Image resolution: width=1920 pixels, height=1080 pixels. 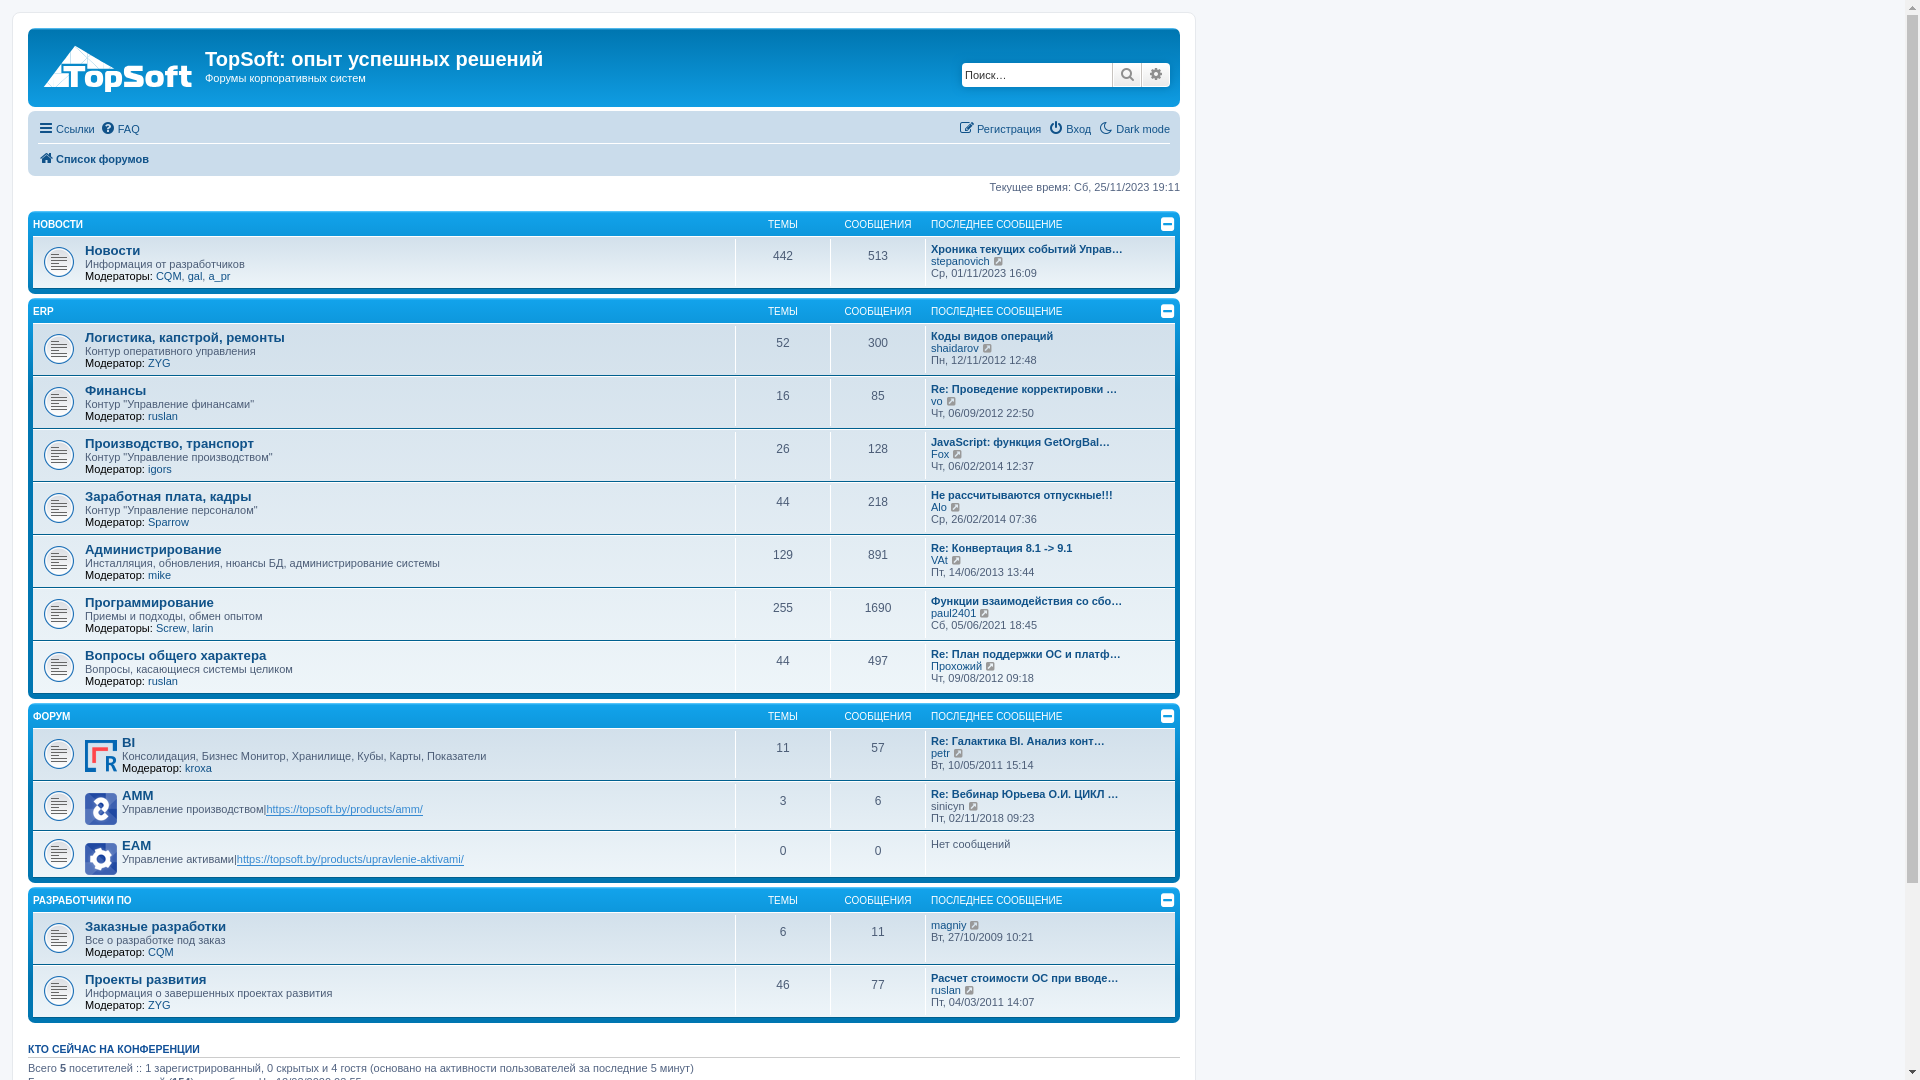 I want to click on 'Dark mode', so click(x=1133, y=128).